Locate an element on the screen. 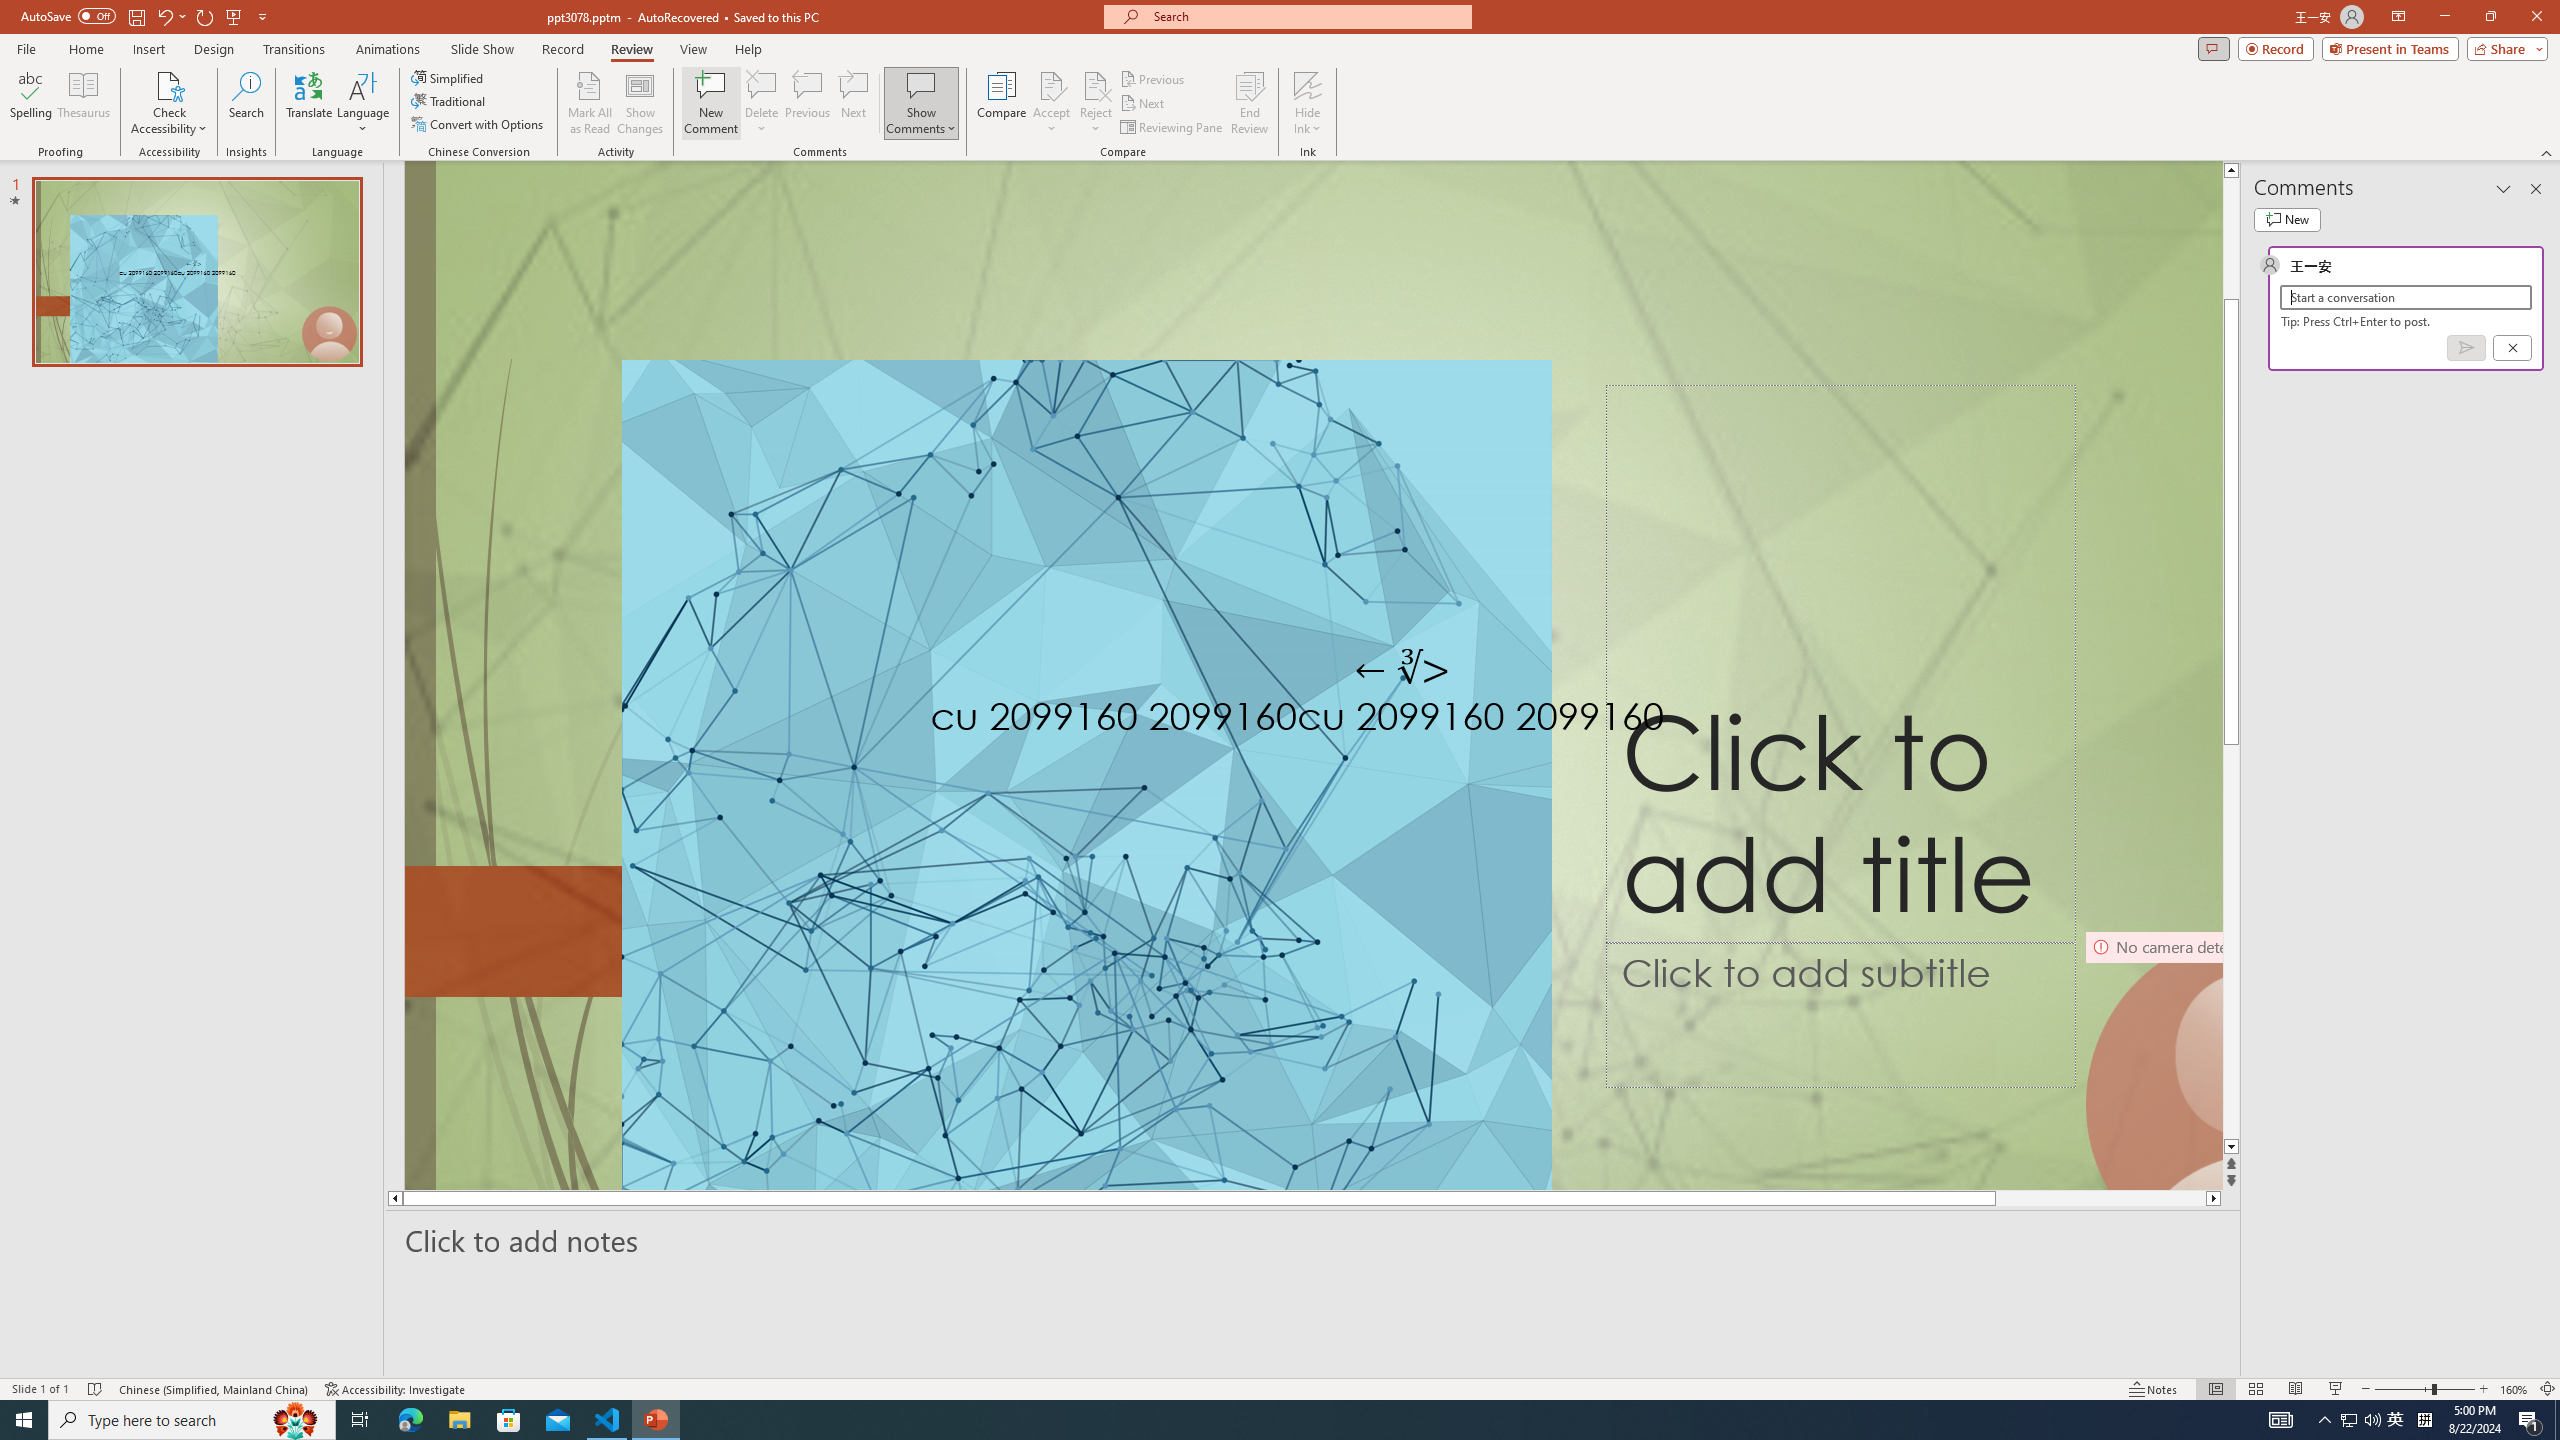  'Compare' is located at coordinates (1002, 103).